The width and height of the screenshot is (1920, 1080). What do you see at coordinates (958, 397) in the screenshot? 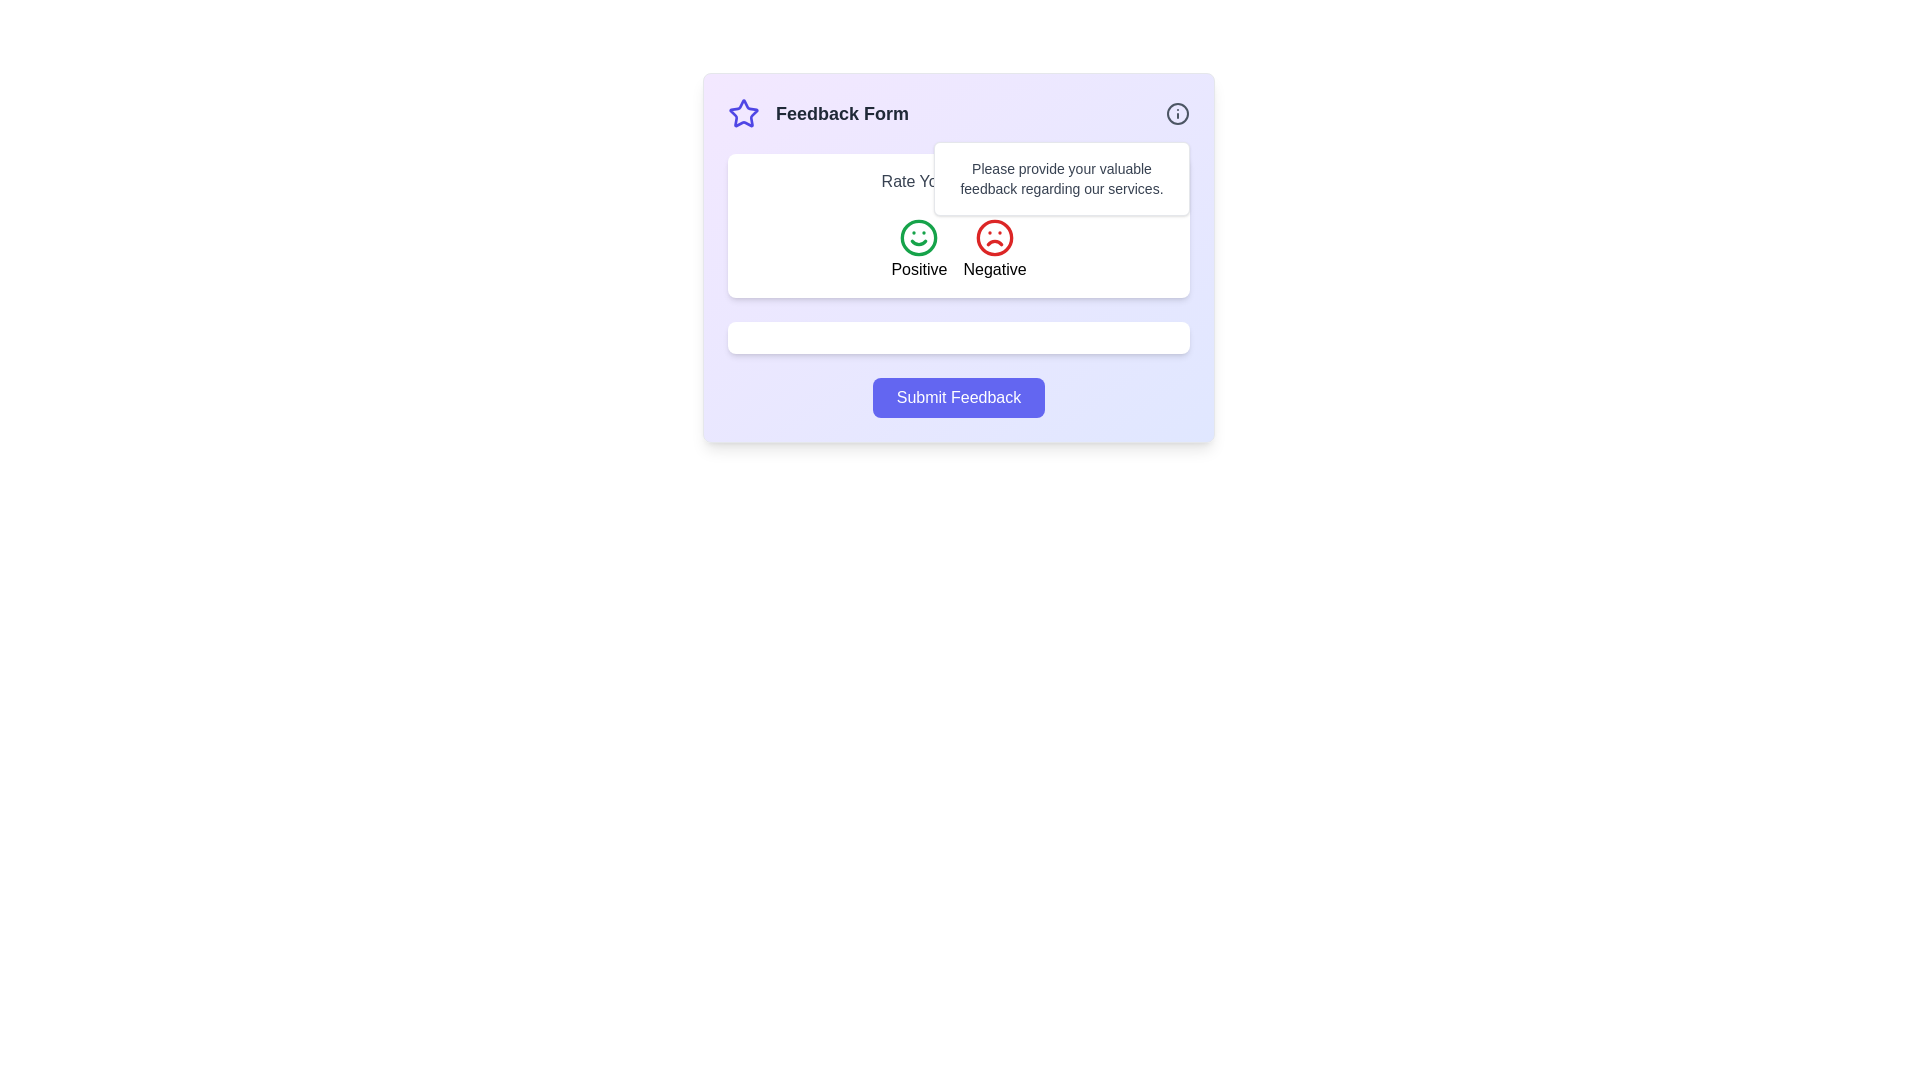
I see `the feedback submission button located centrally in the lower section of the feedback form panel` at bounding box center [958, 397].